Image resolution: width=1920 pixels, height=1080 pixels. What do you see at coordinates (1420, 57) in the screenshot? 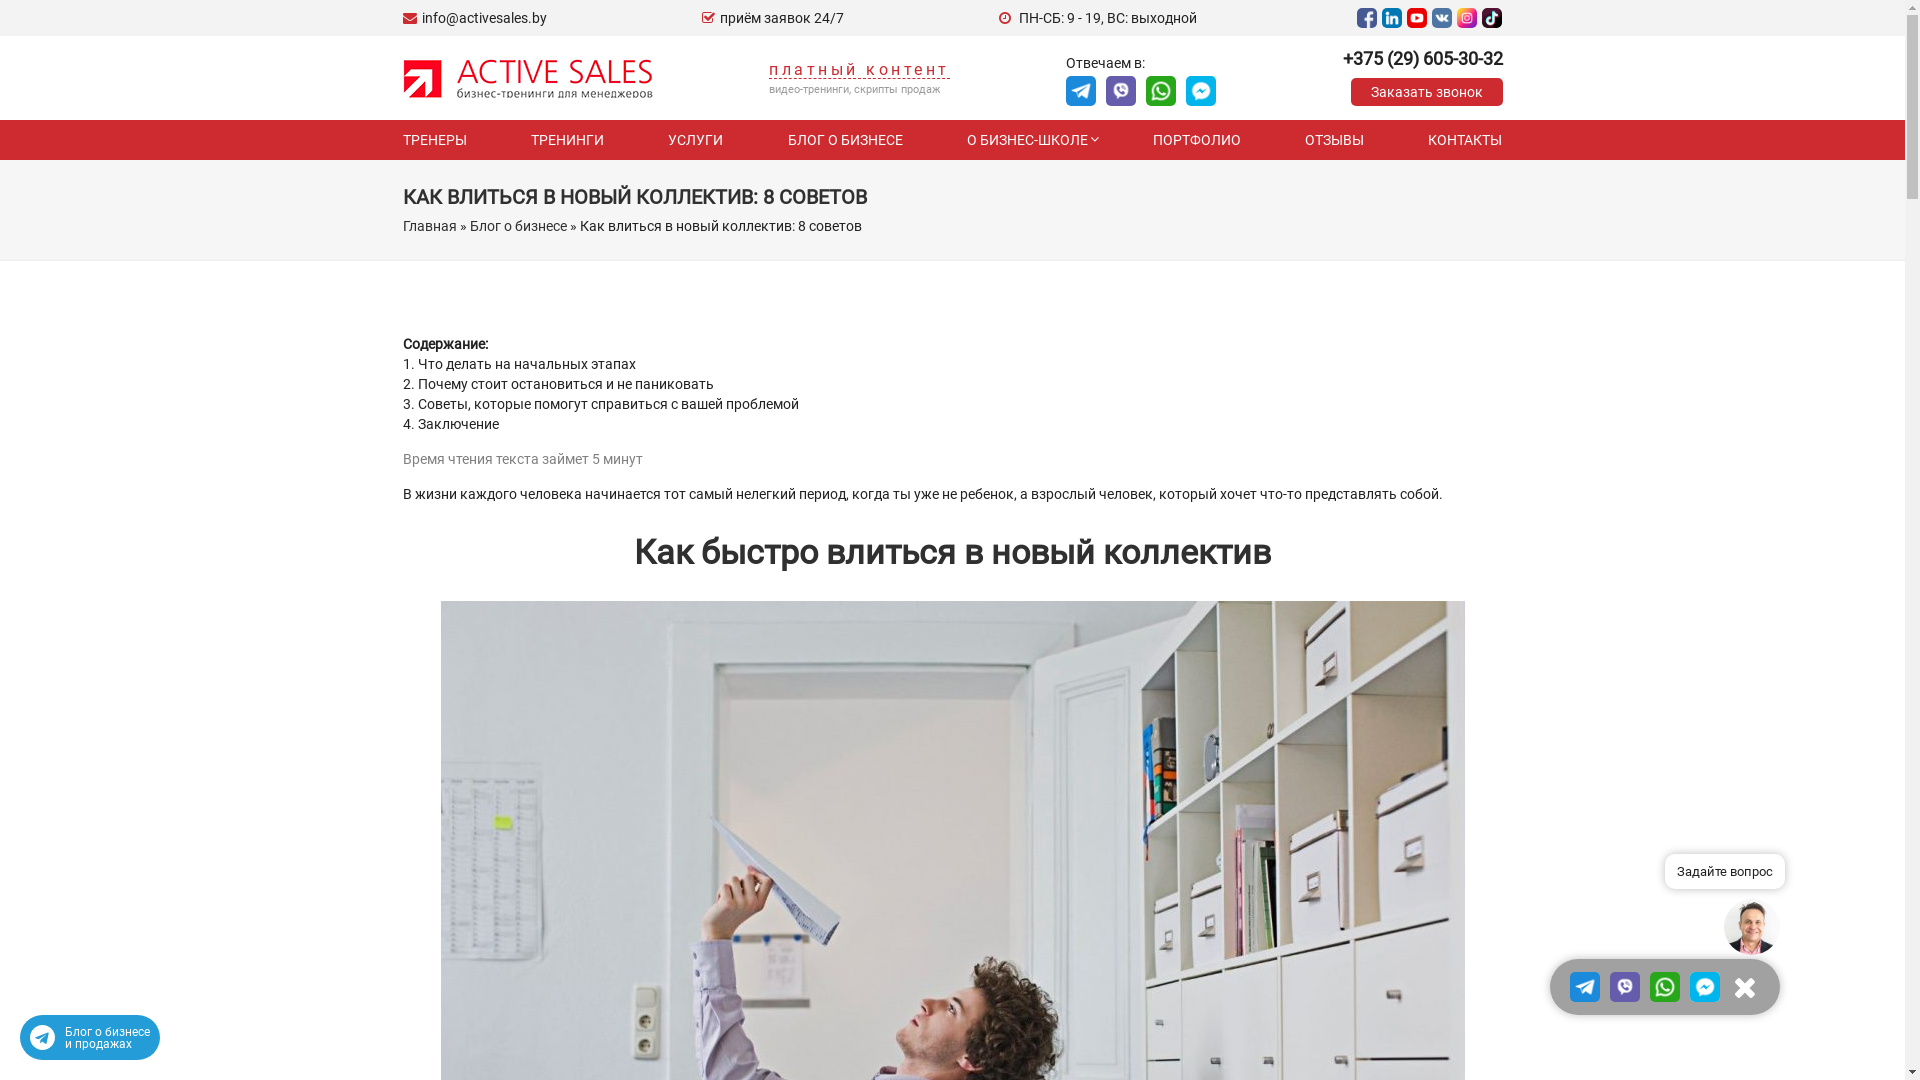
I see `'+375 (29) 605-30-32'` at bounding box center [1420, 57].